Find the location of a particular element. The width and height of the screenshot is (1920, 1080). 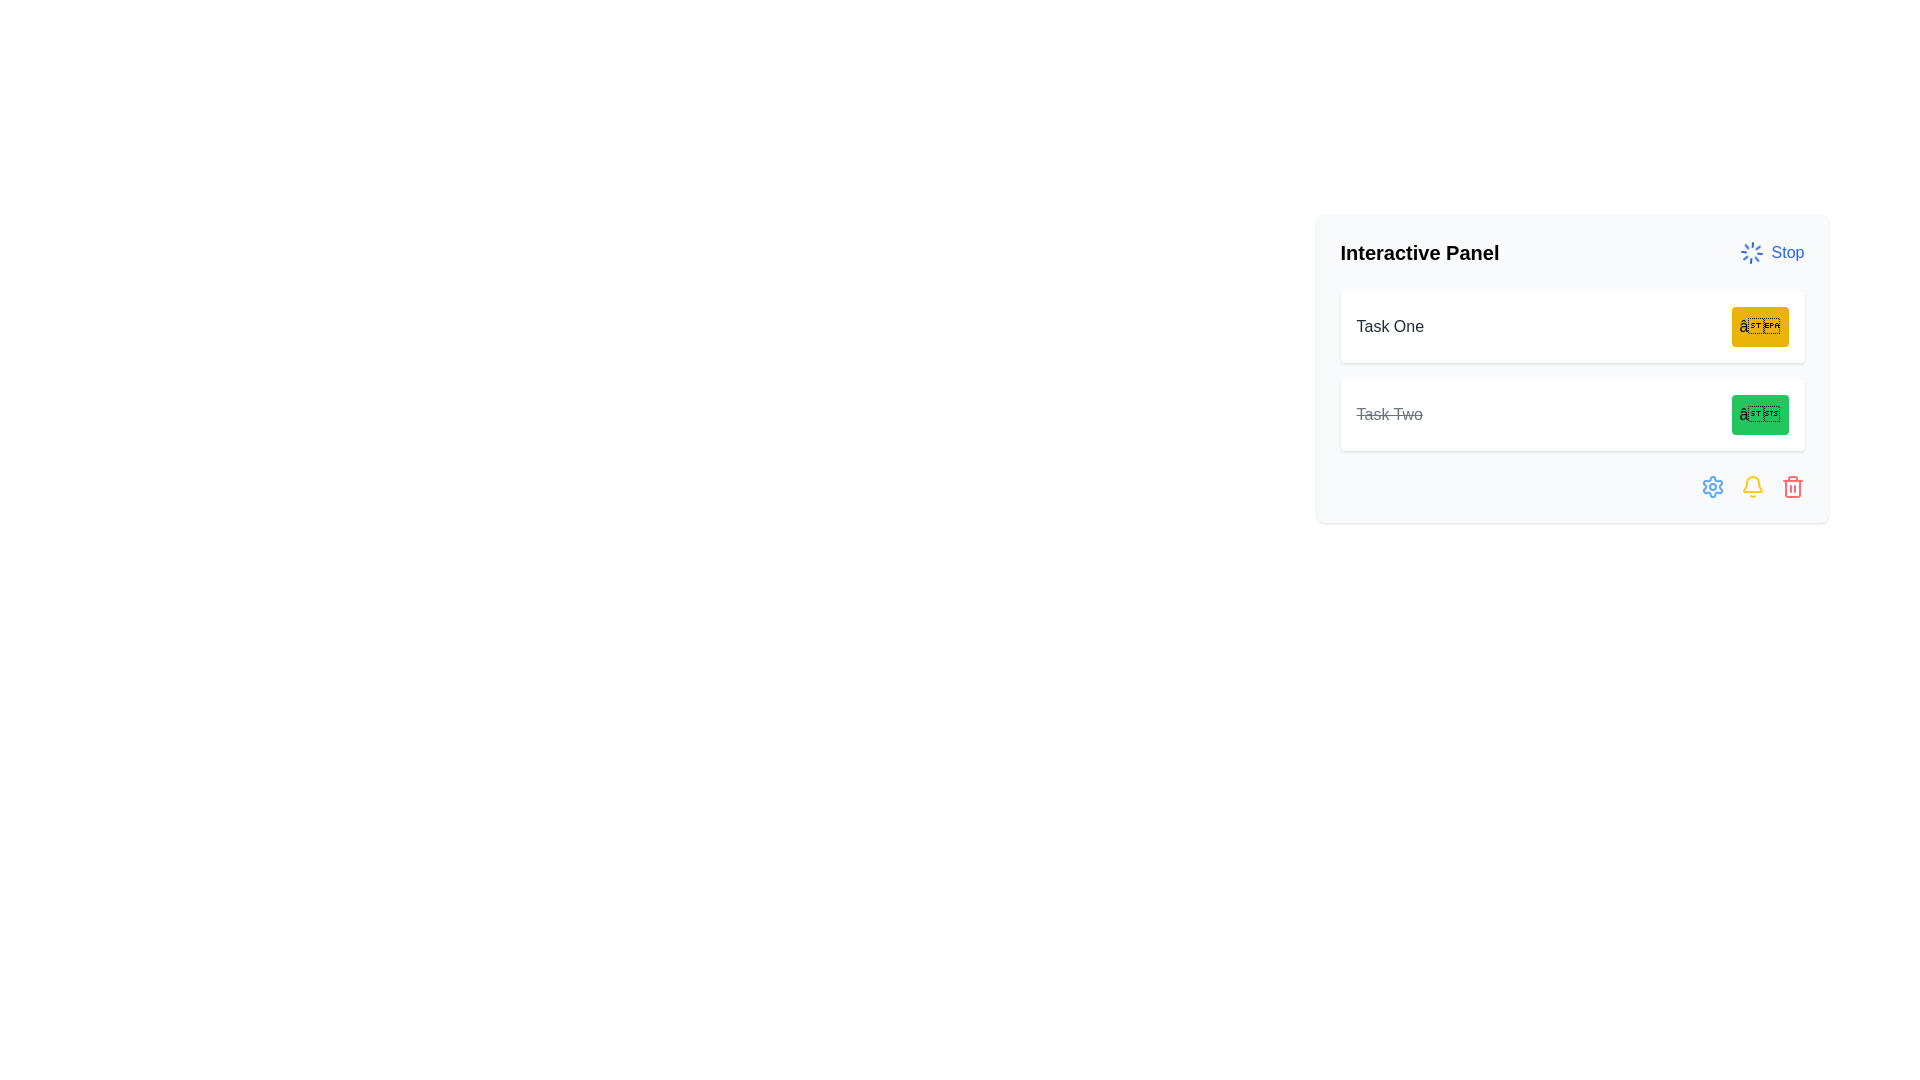

the animation of the Loader/Spinner icon located at the top-right of the Interactive Panel, next to the Stop text label is located at coordinates (1750, 252).